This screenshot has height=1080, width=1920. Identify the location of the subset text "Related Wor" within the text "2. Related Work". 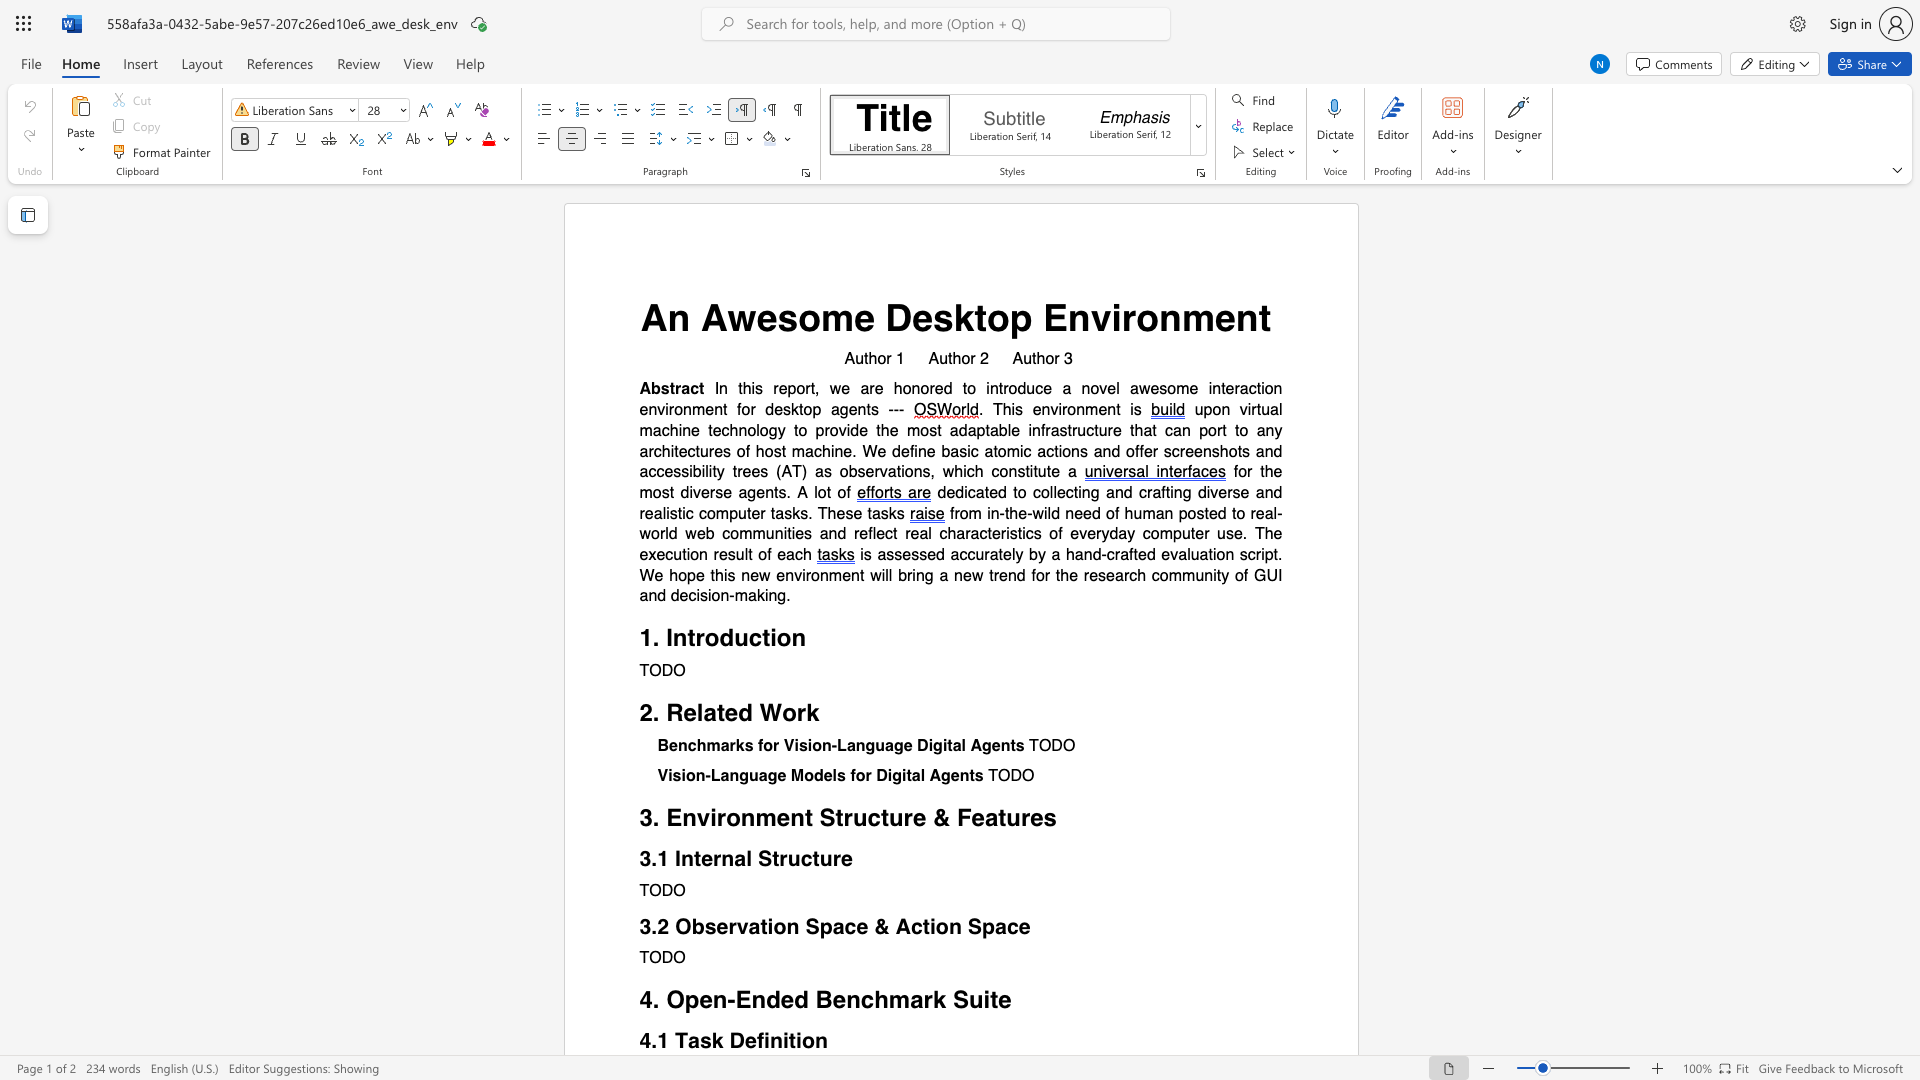
(666, 712).